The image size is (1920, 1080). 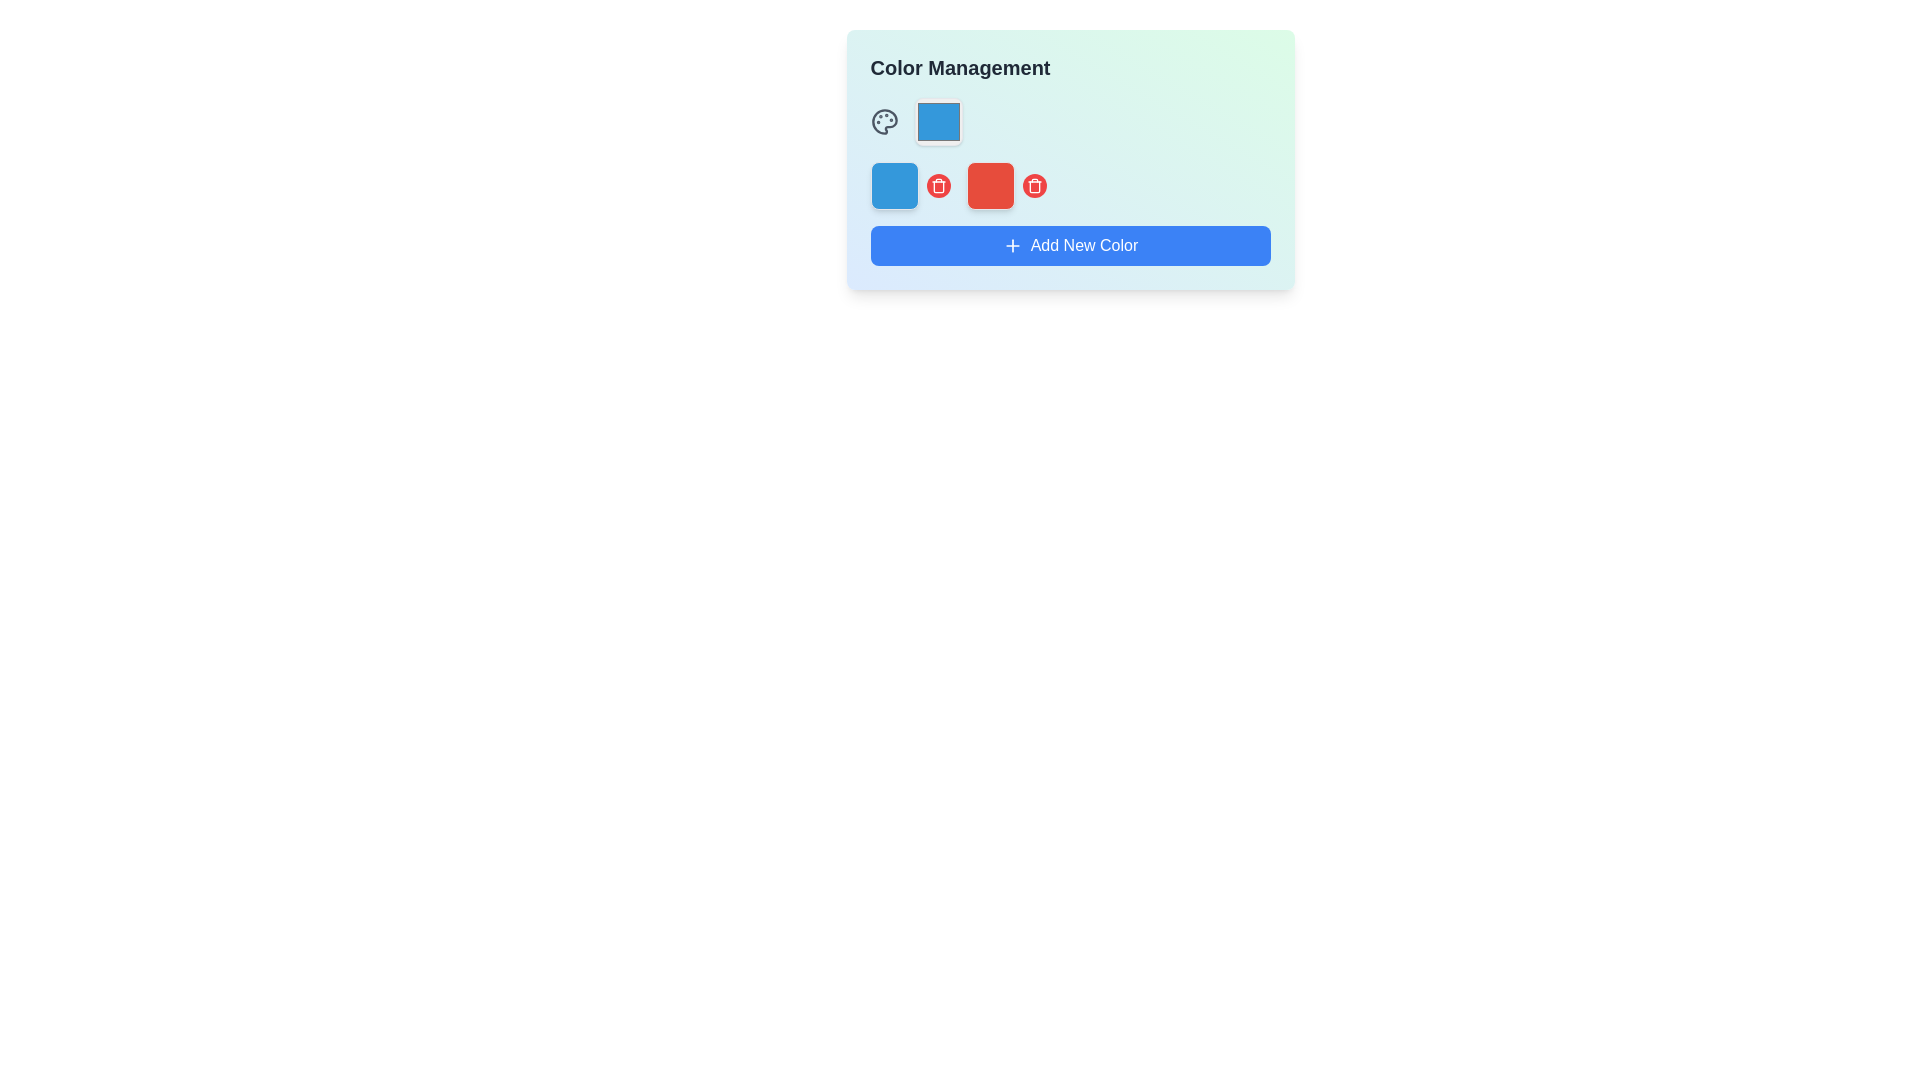 I want to click on the colored square with rounded corners and a red background, located under the 'Color Management' section, positioned to the right of a blue square, so click(x=1006, y=185).